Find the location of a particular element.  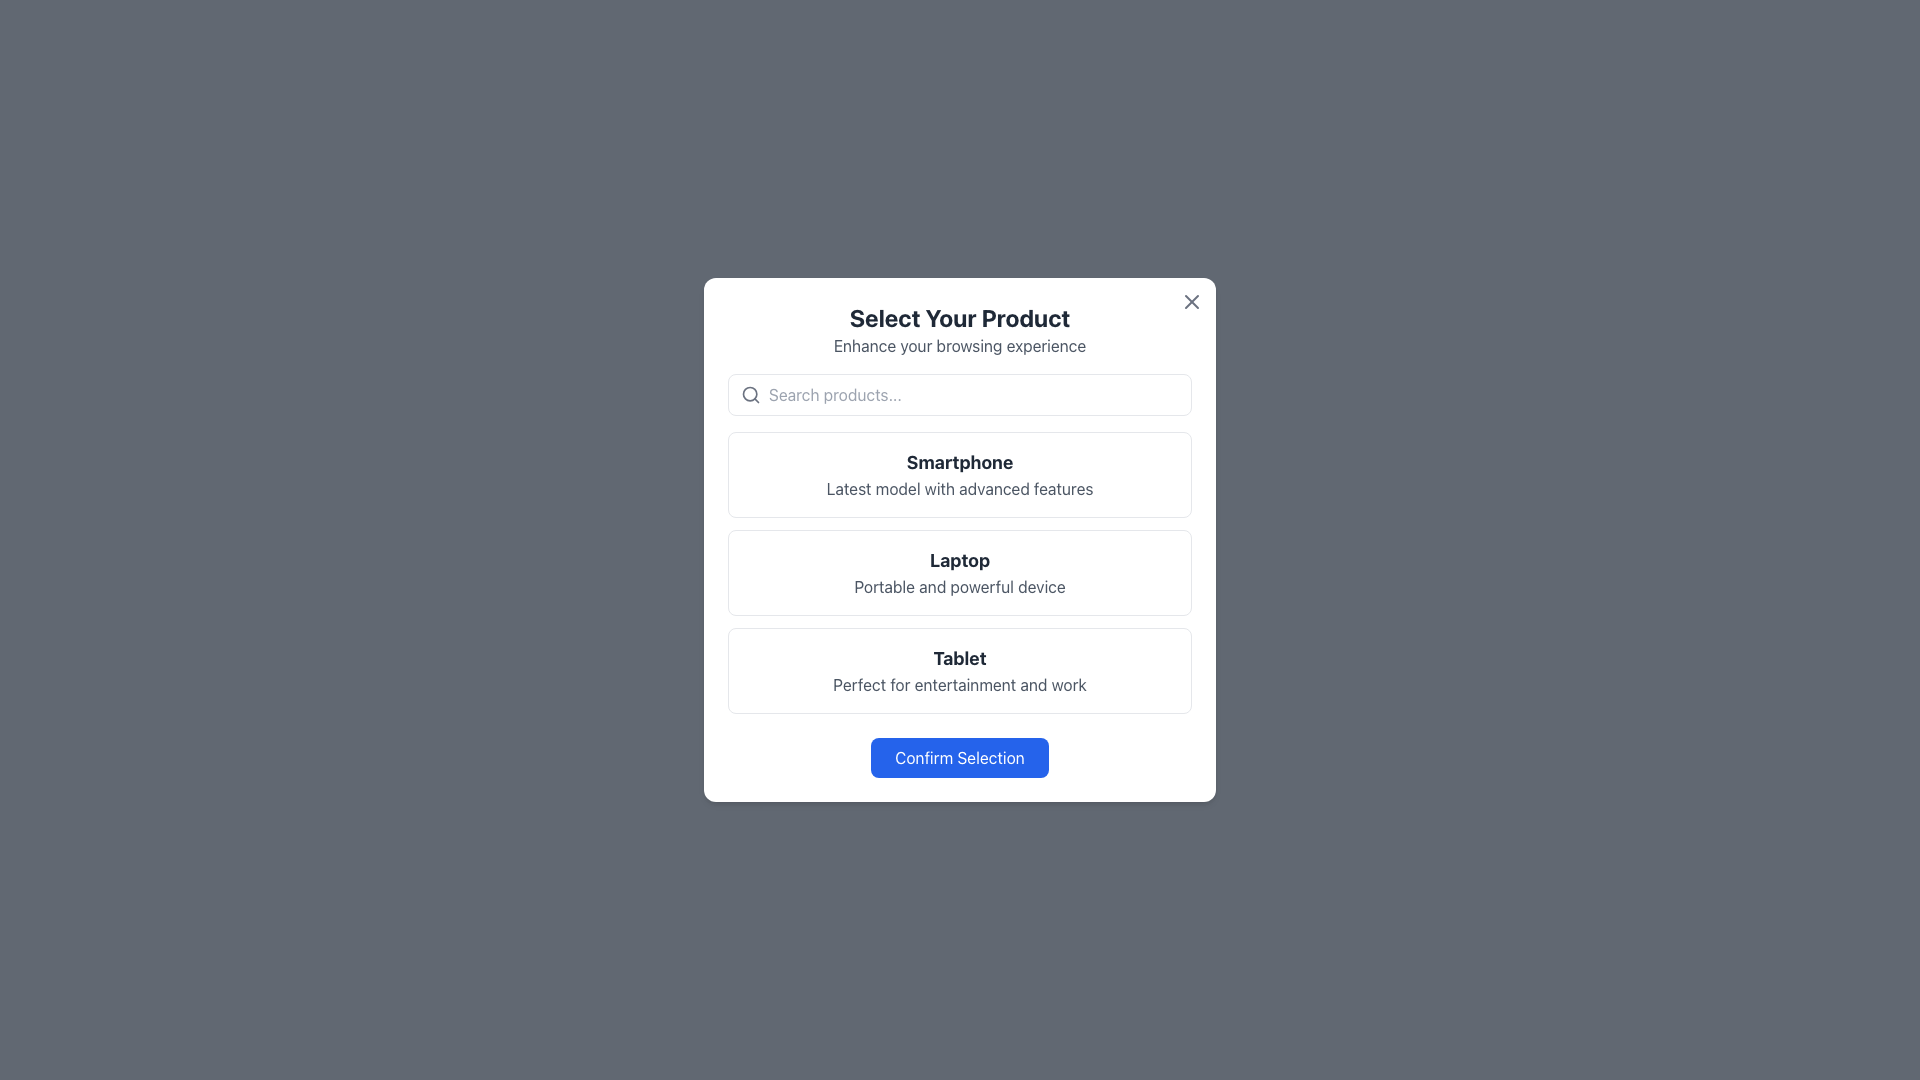

to select the 'Laptop' option from the selectable list item, which is centrally aligned in the gray overlay of the modal is located at coordinates (960, 540).